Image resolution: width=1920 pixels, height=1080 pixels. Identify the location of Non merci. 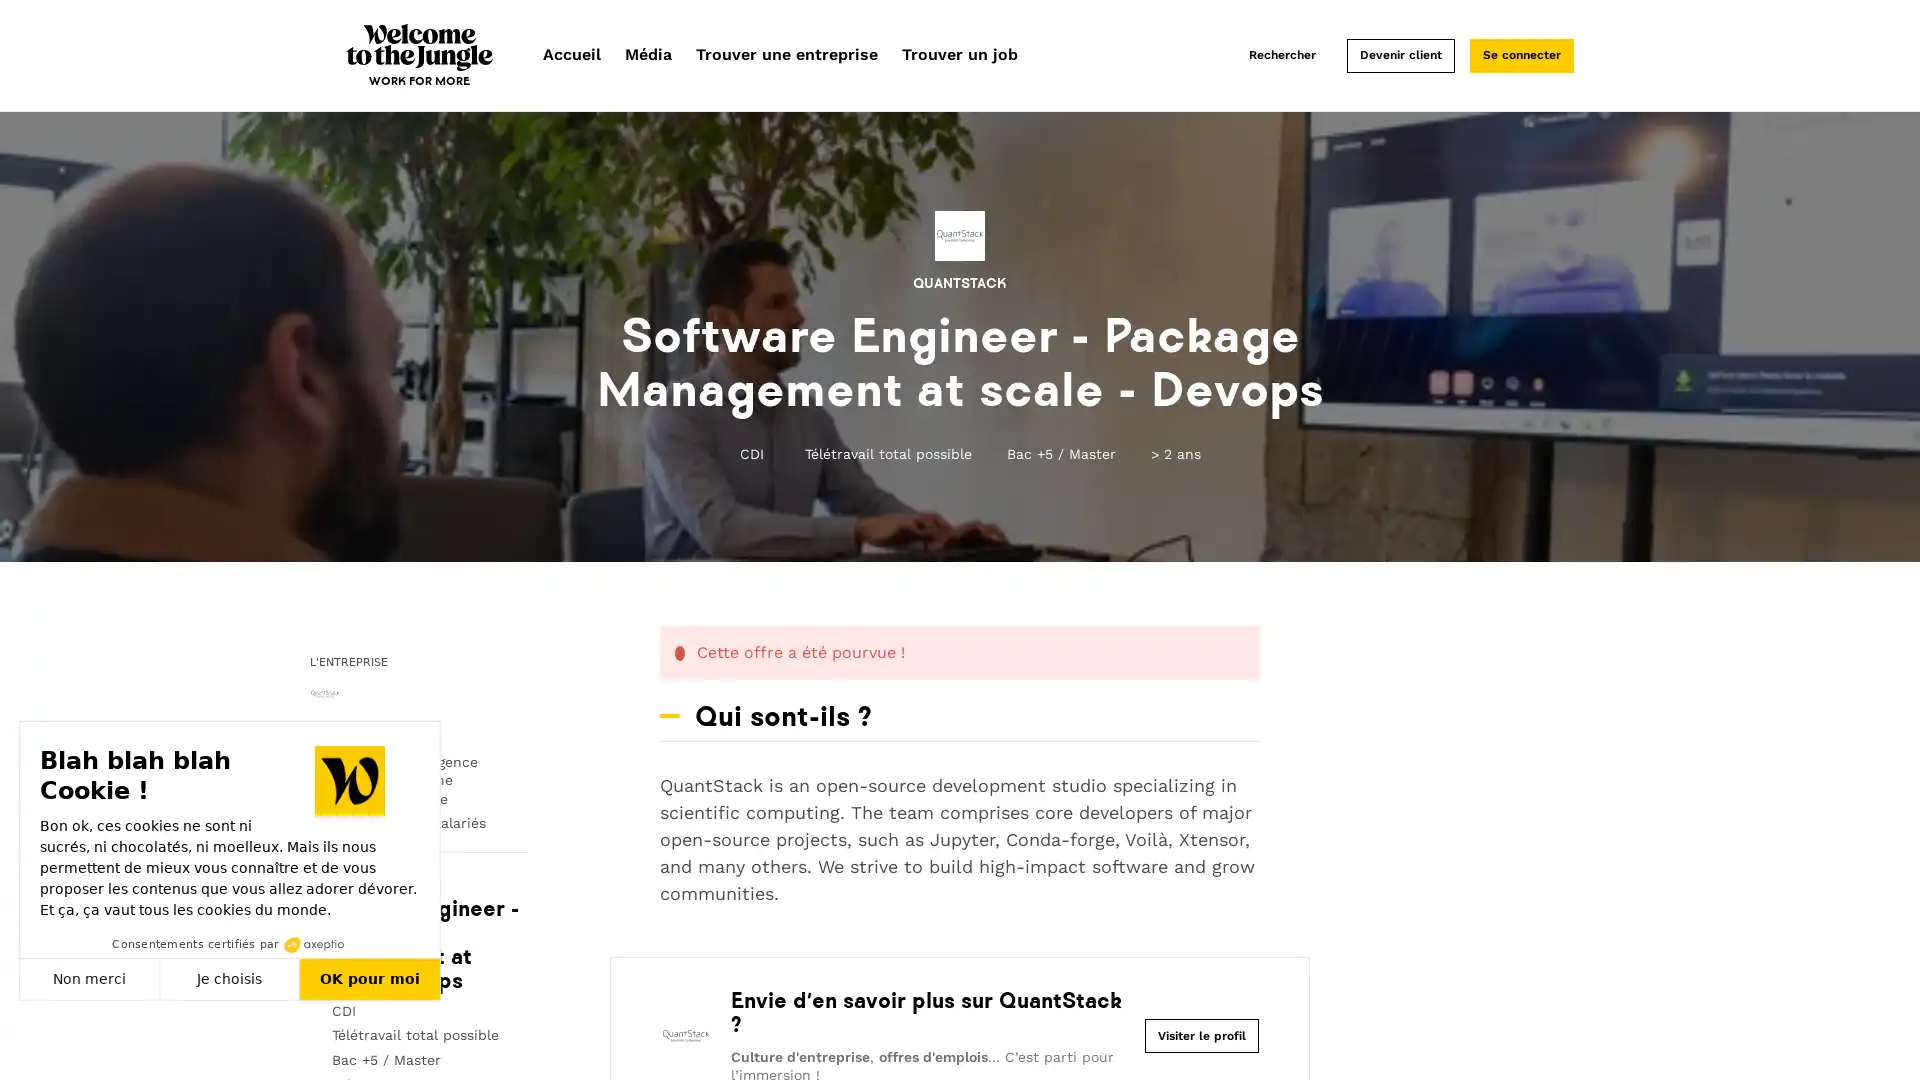
(89, 978).